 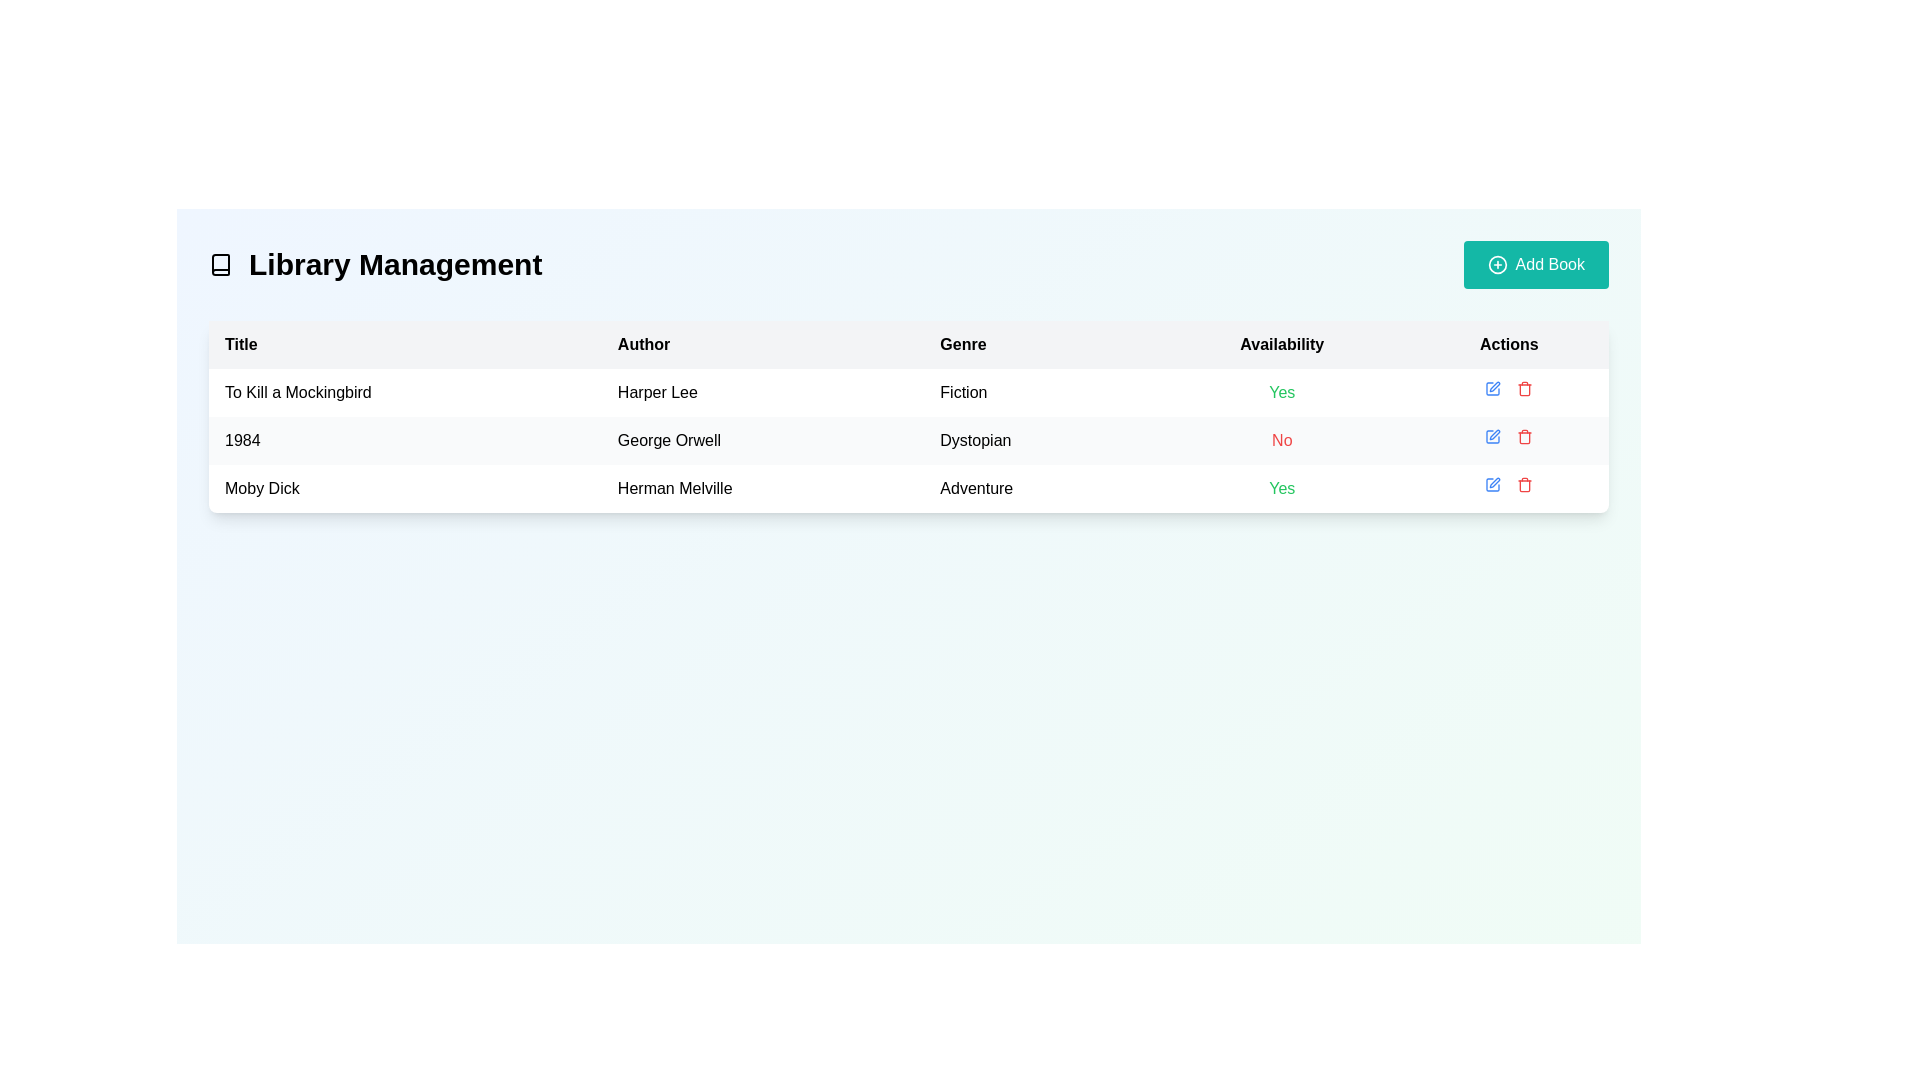 What do you see at coordinates (1282, 489) in the screenshot?
I see `the text label displaying 'Yes' in green color under the 'Availability' column for the book 'Moby Dick' in the table` at bounding box center [1282, 489].